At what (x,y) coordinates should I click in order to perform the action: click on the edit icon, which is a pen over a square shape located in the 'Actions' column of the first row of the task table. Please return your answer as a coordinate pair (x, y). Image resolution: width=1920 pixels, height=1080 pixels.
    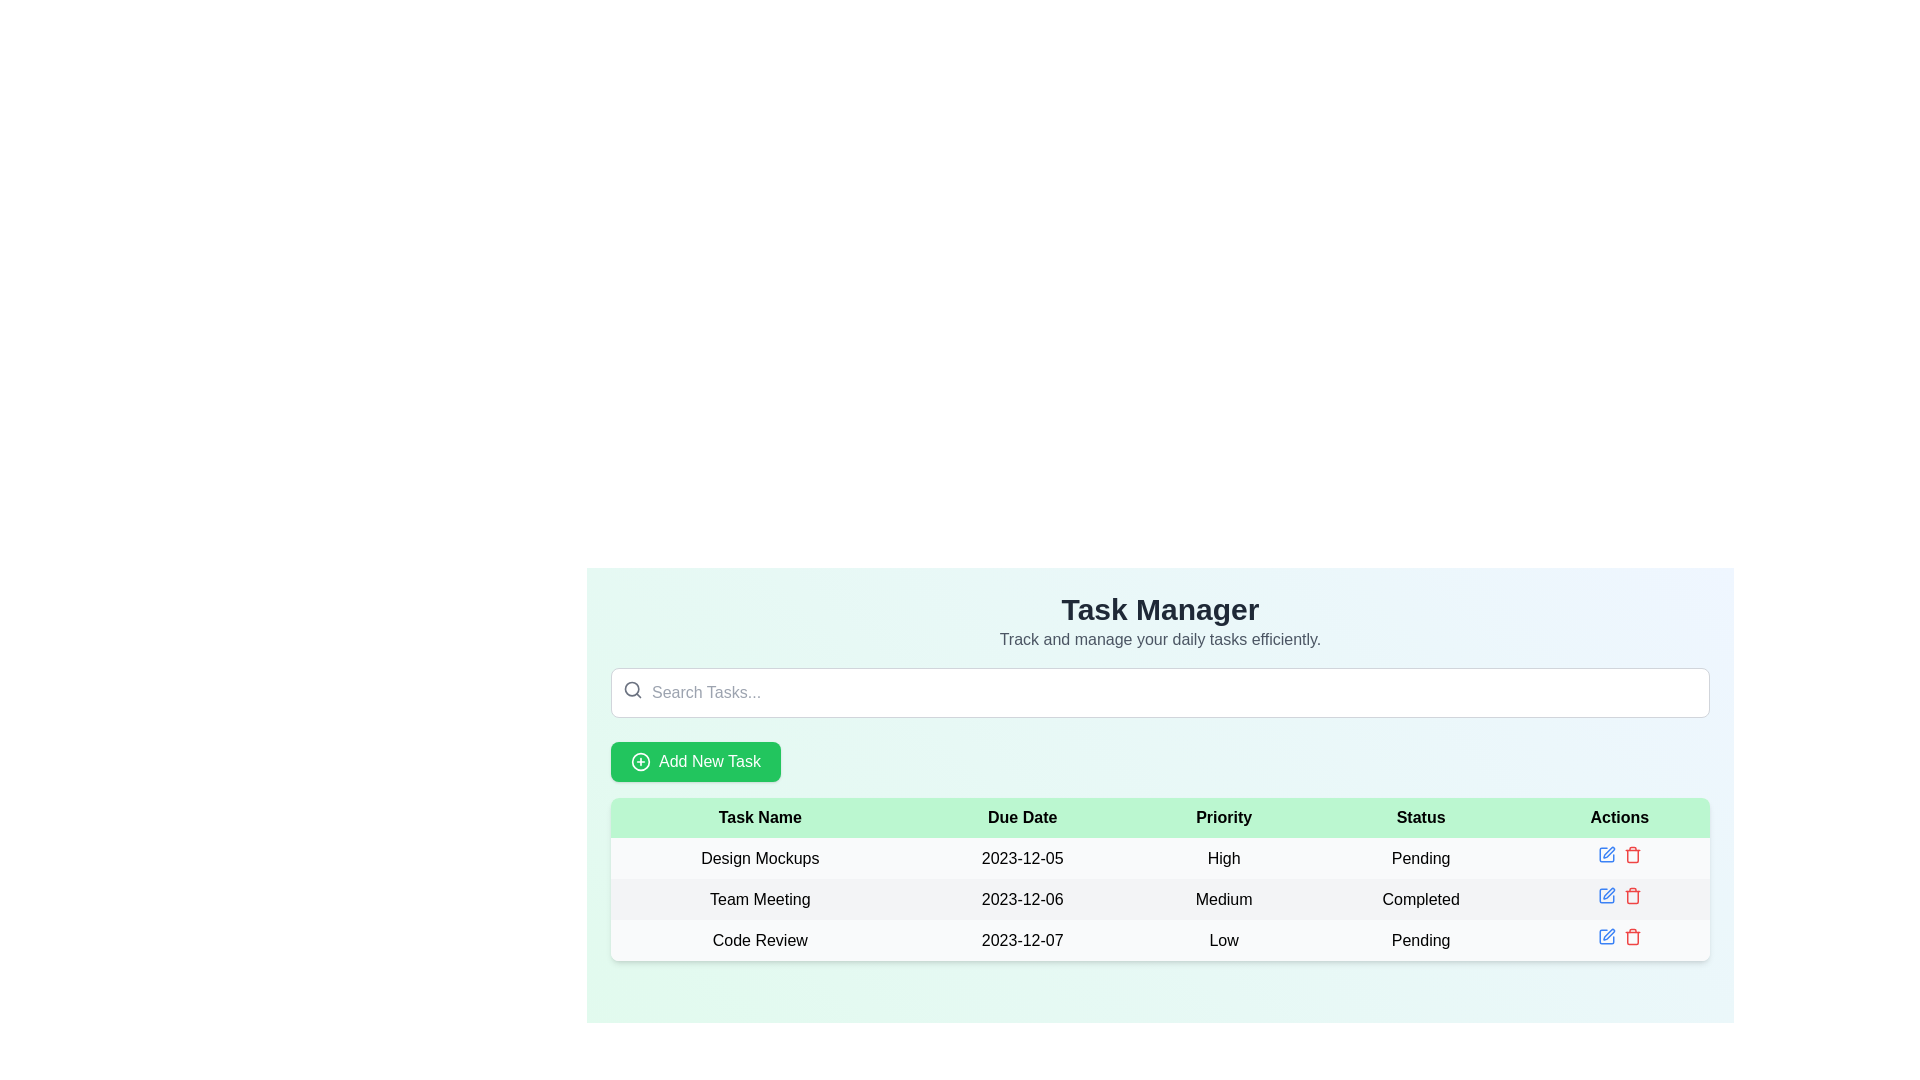
    Looking at the image, I should click on (1609, 852).